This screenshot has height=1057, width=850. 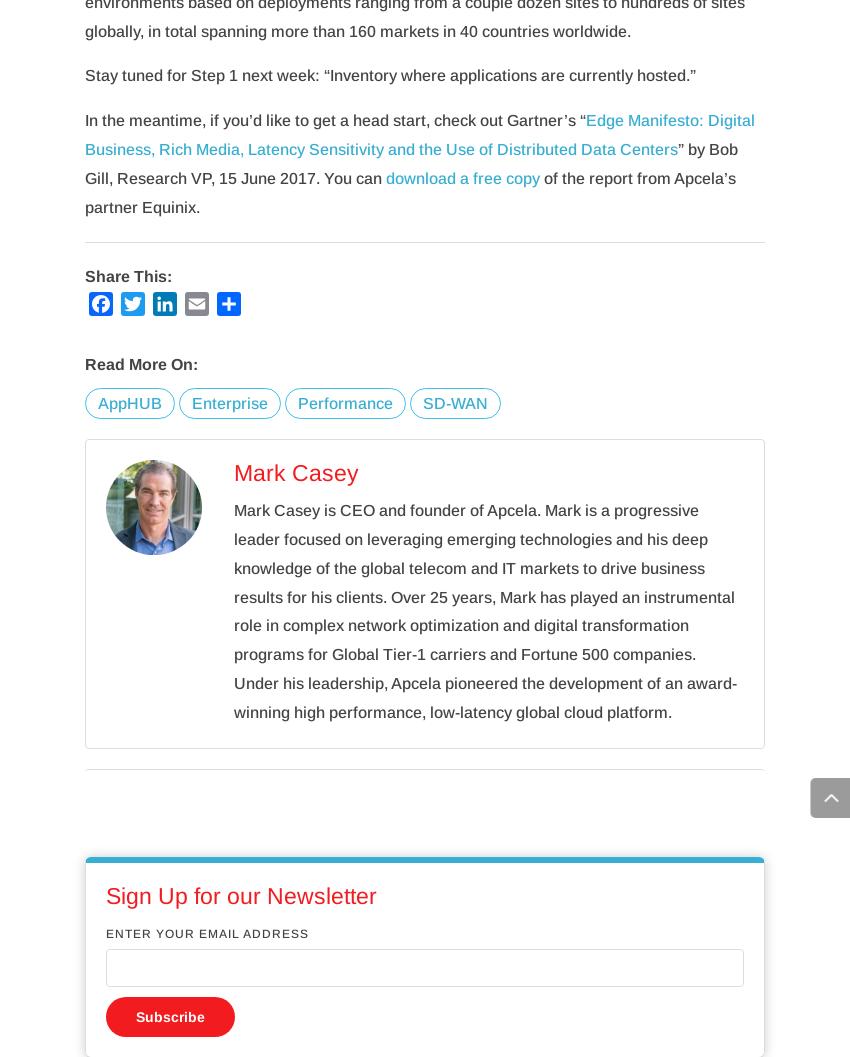 What do you see at coordinates (385, 177) in the screenshot?
I see `'download a free copy'` at bounding box center [385, 177].